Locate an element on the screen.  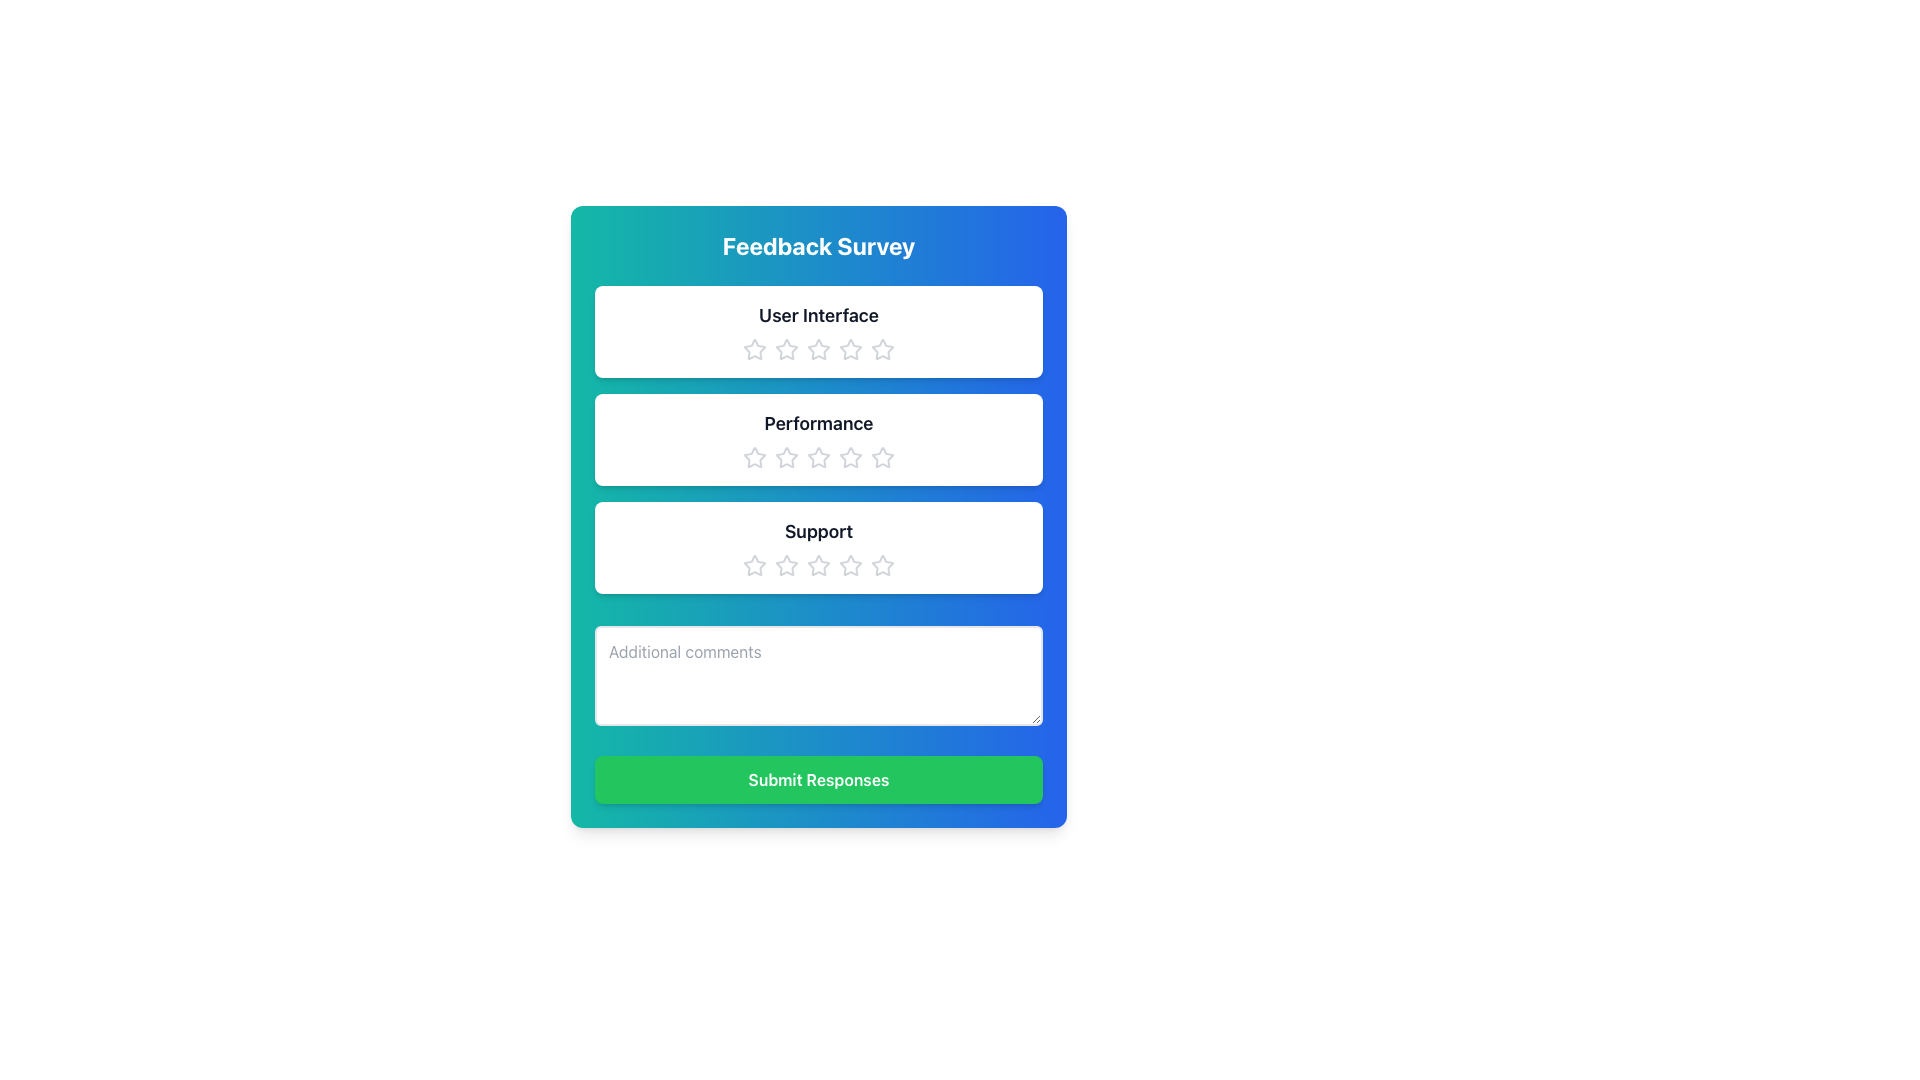
the second star icon in the five-star rating bar under the 'User Interface' feedback section is located at coordinates (882, 348).